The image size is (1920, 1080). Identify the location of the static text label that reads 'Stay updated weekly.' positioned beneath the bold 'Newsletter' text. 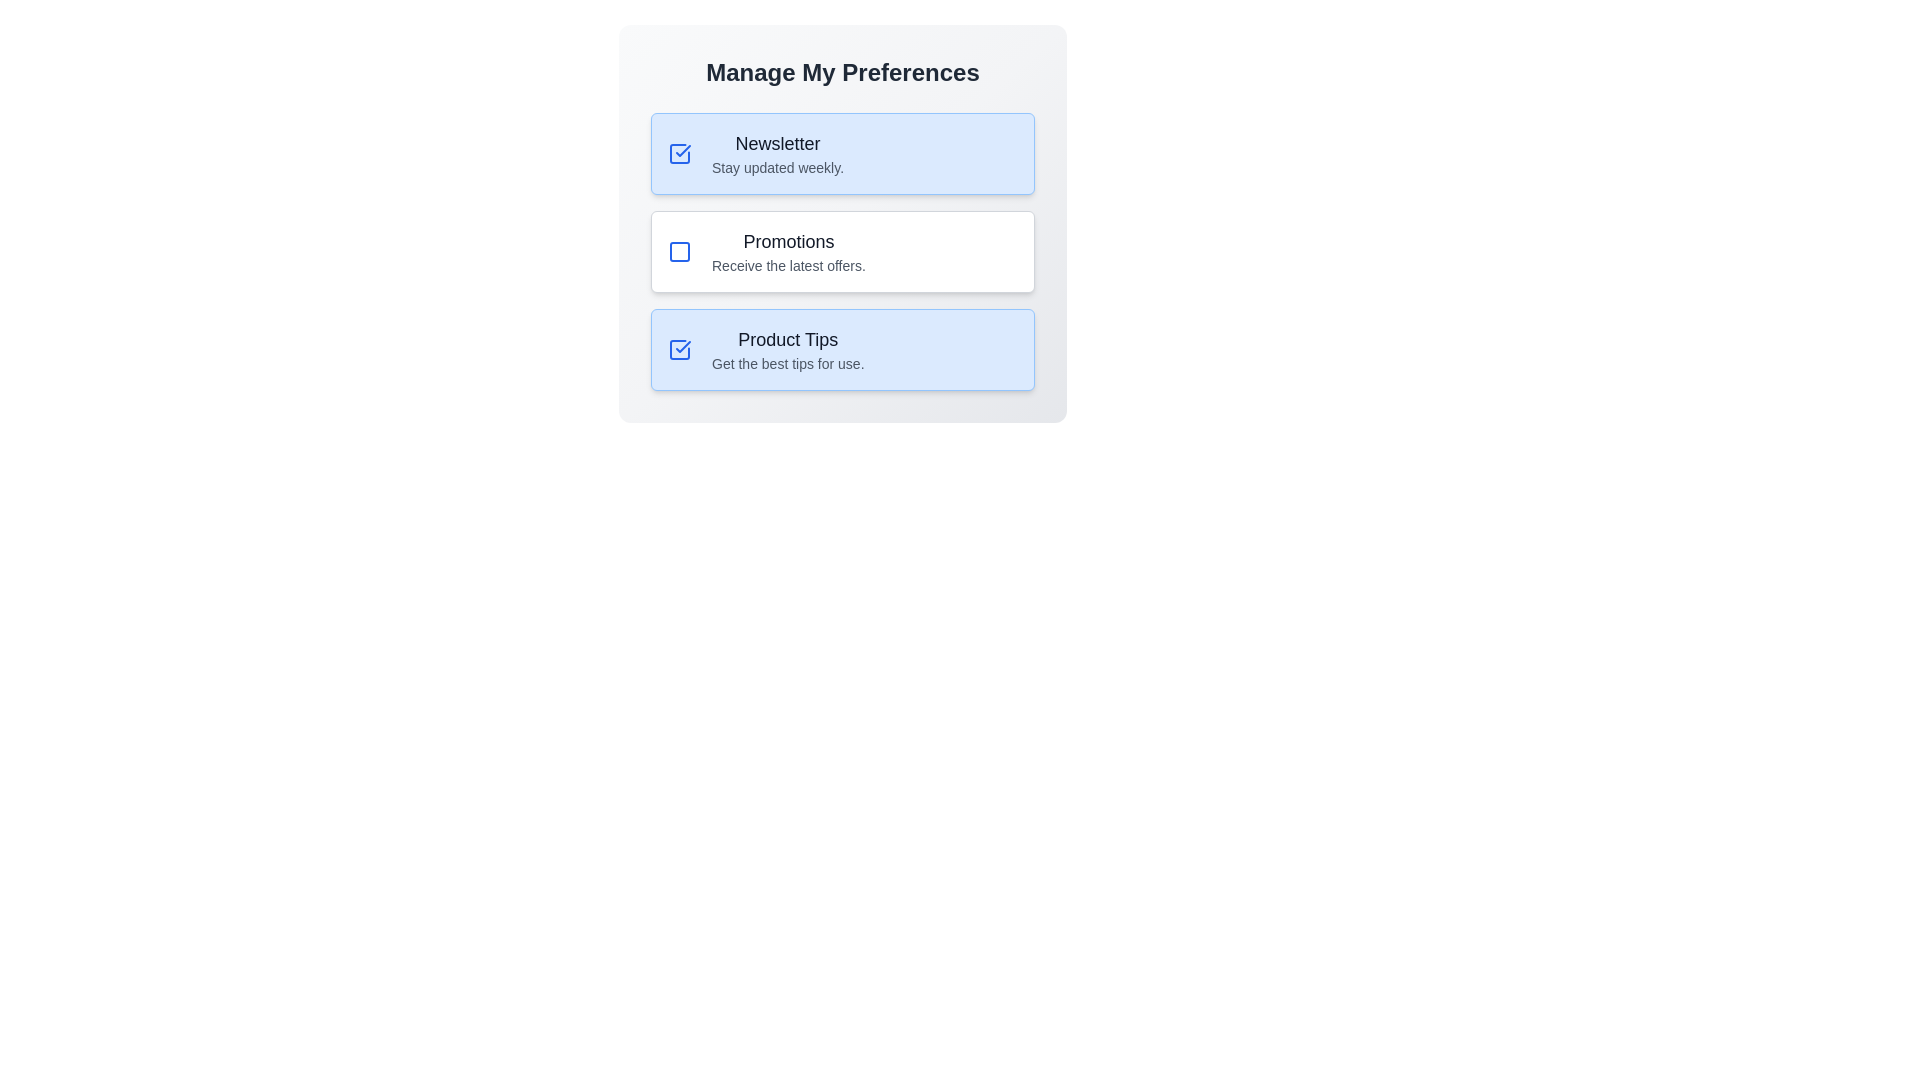
(776, 167).